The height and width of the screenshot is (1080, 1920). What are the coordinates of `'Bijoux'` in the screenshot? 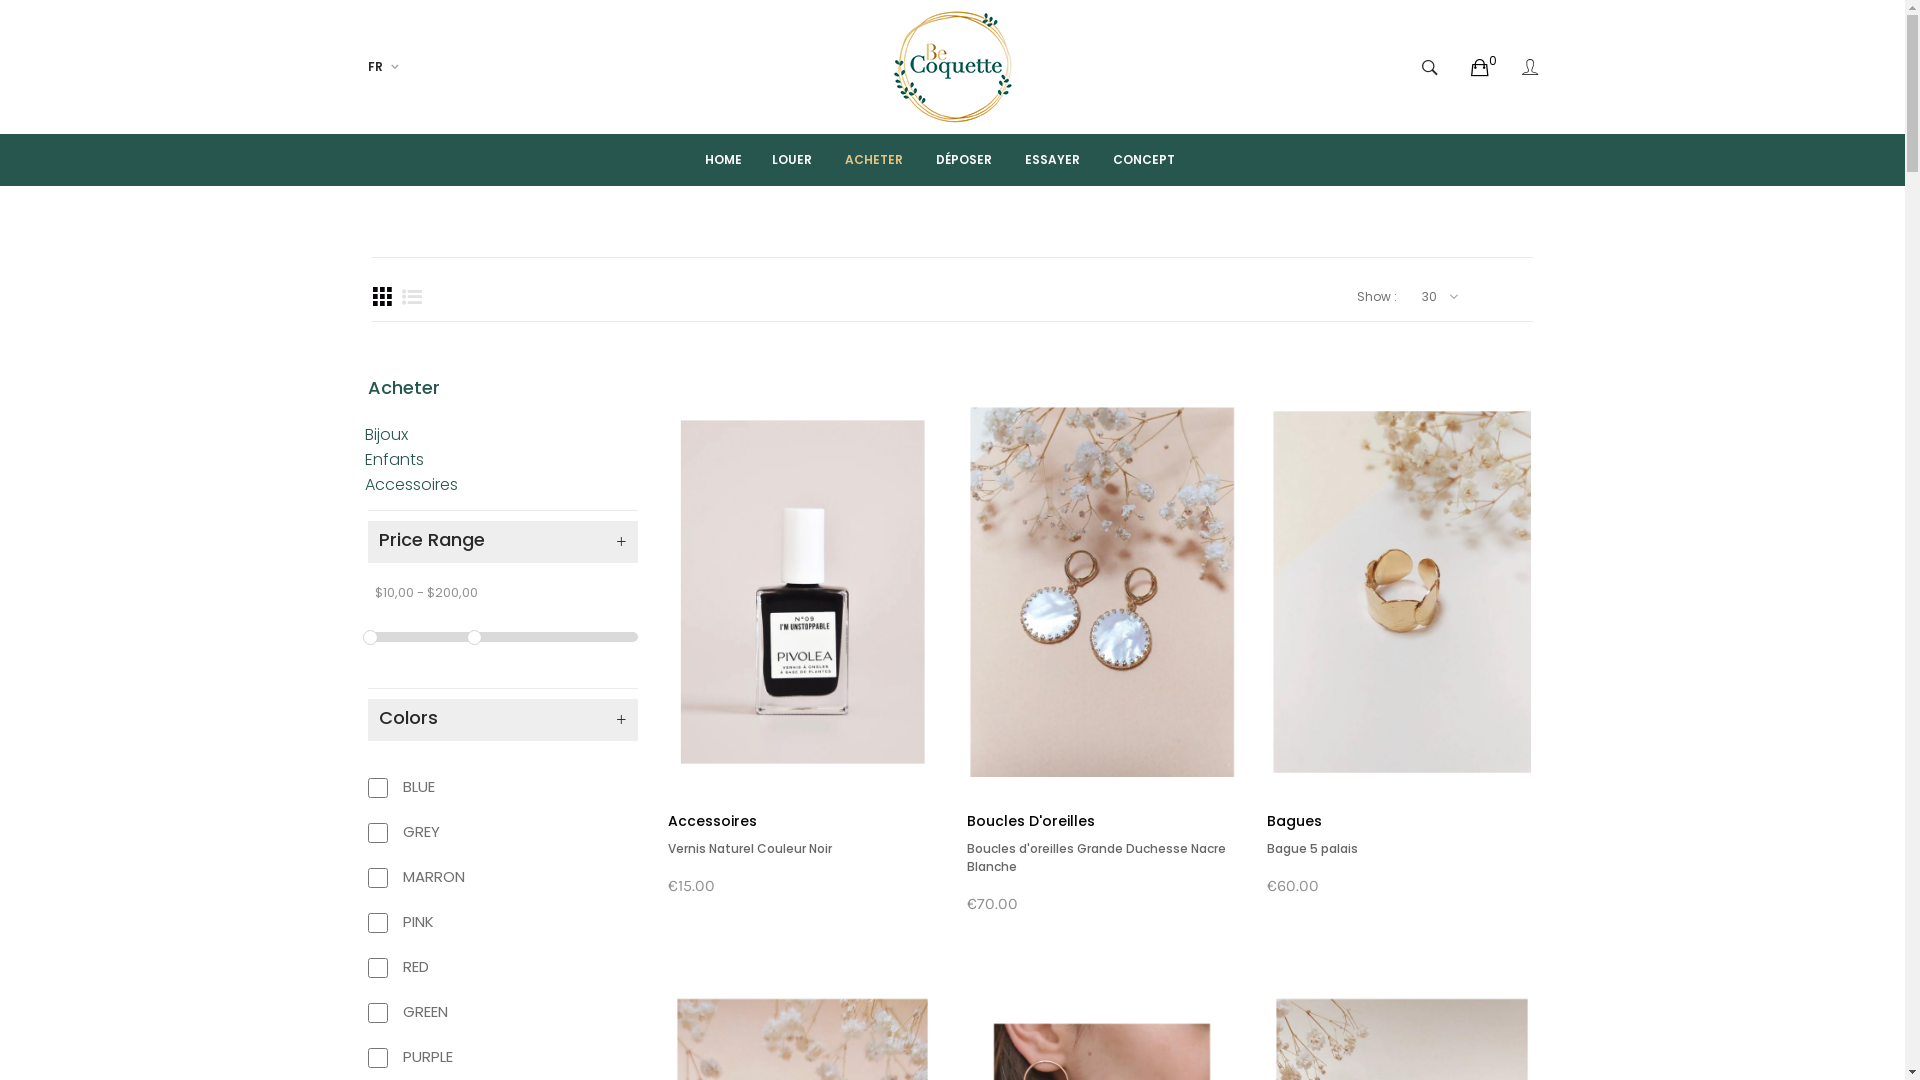 It's located at (385, 433).